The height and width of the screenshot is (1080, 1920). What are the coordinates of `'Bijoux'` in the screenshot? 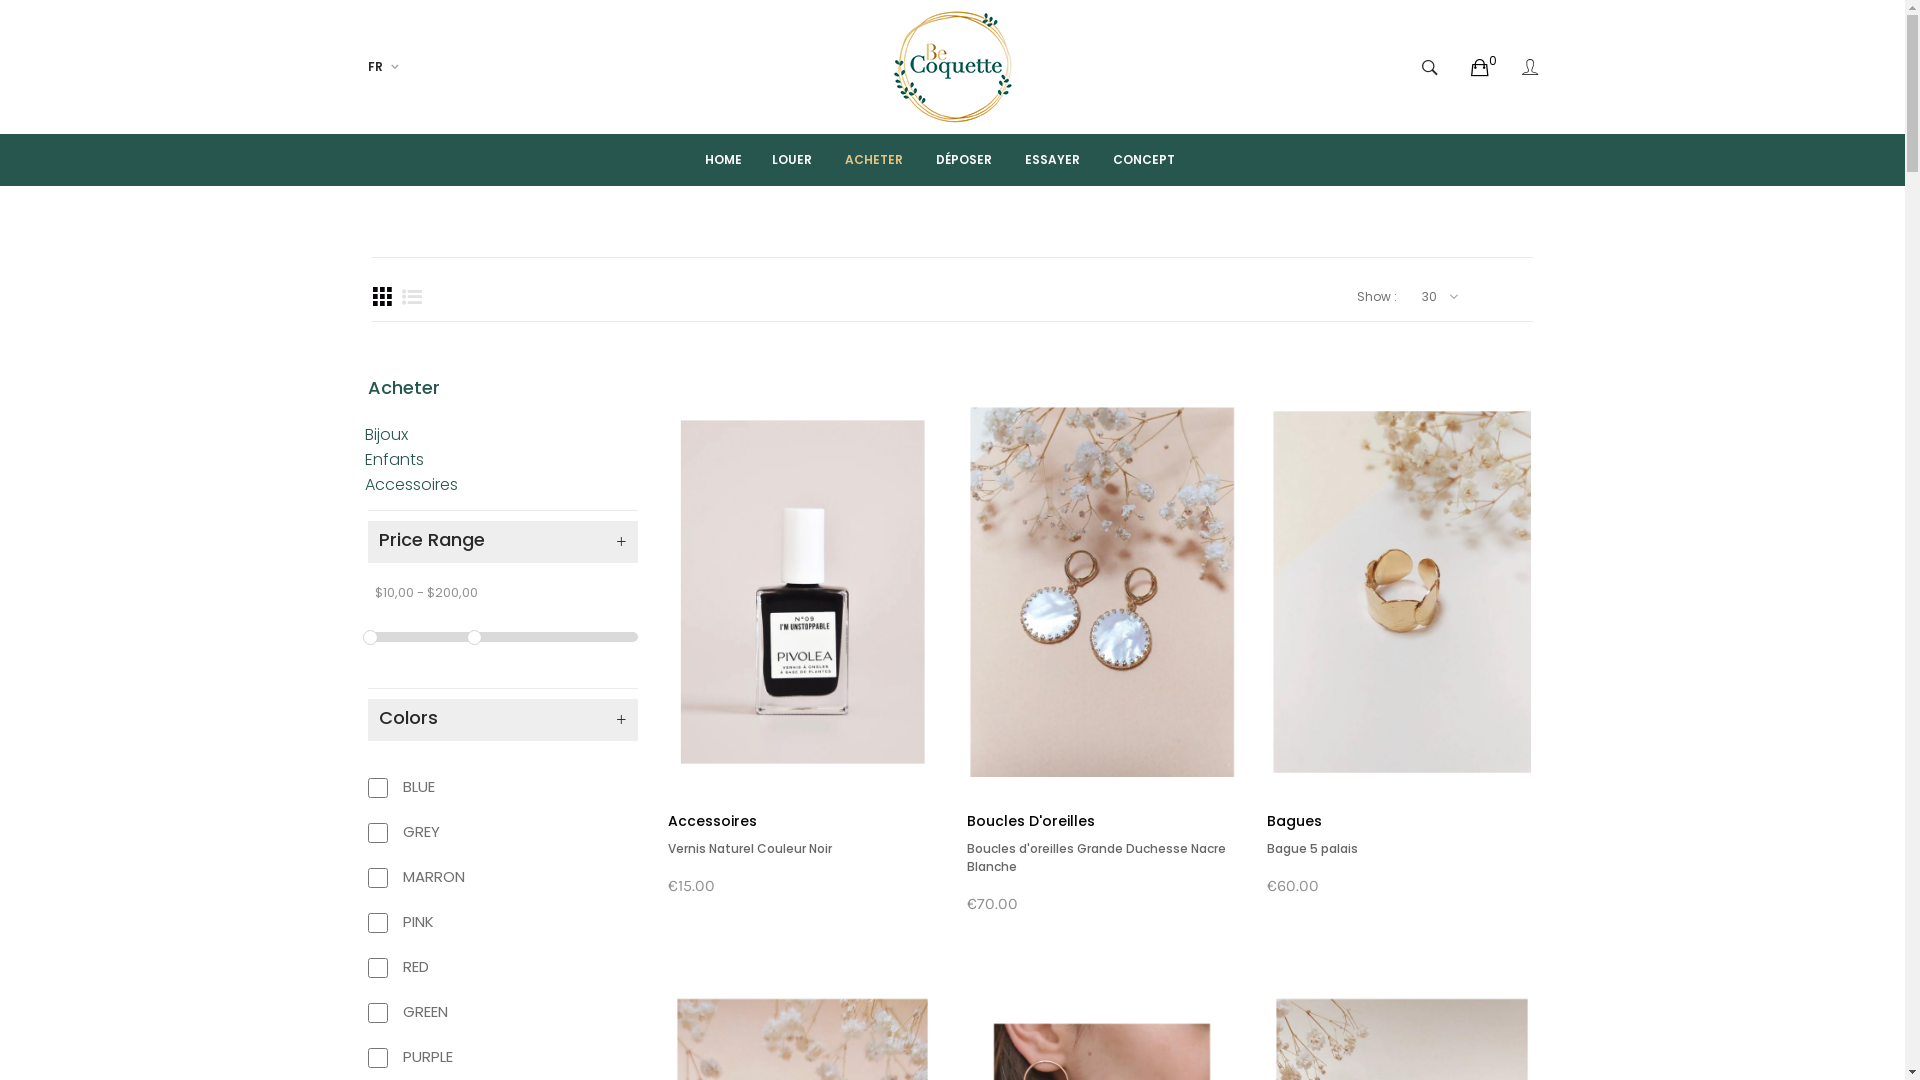 It's located at (385, 433).